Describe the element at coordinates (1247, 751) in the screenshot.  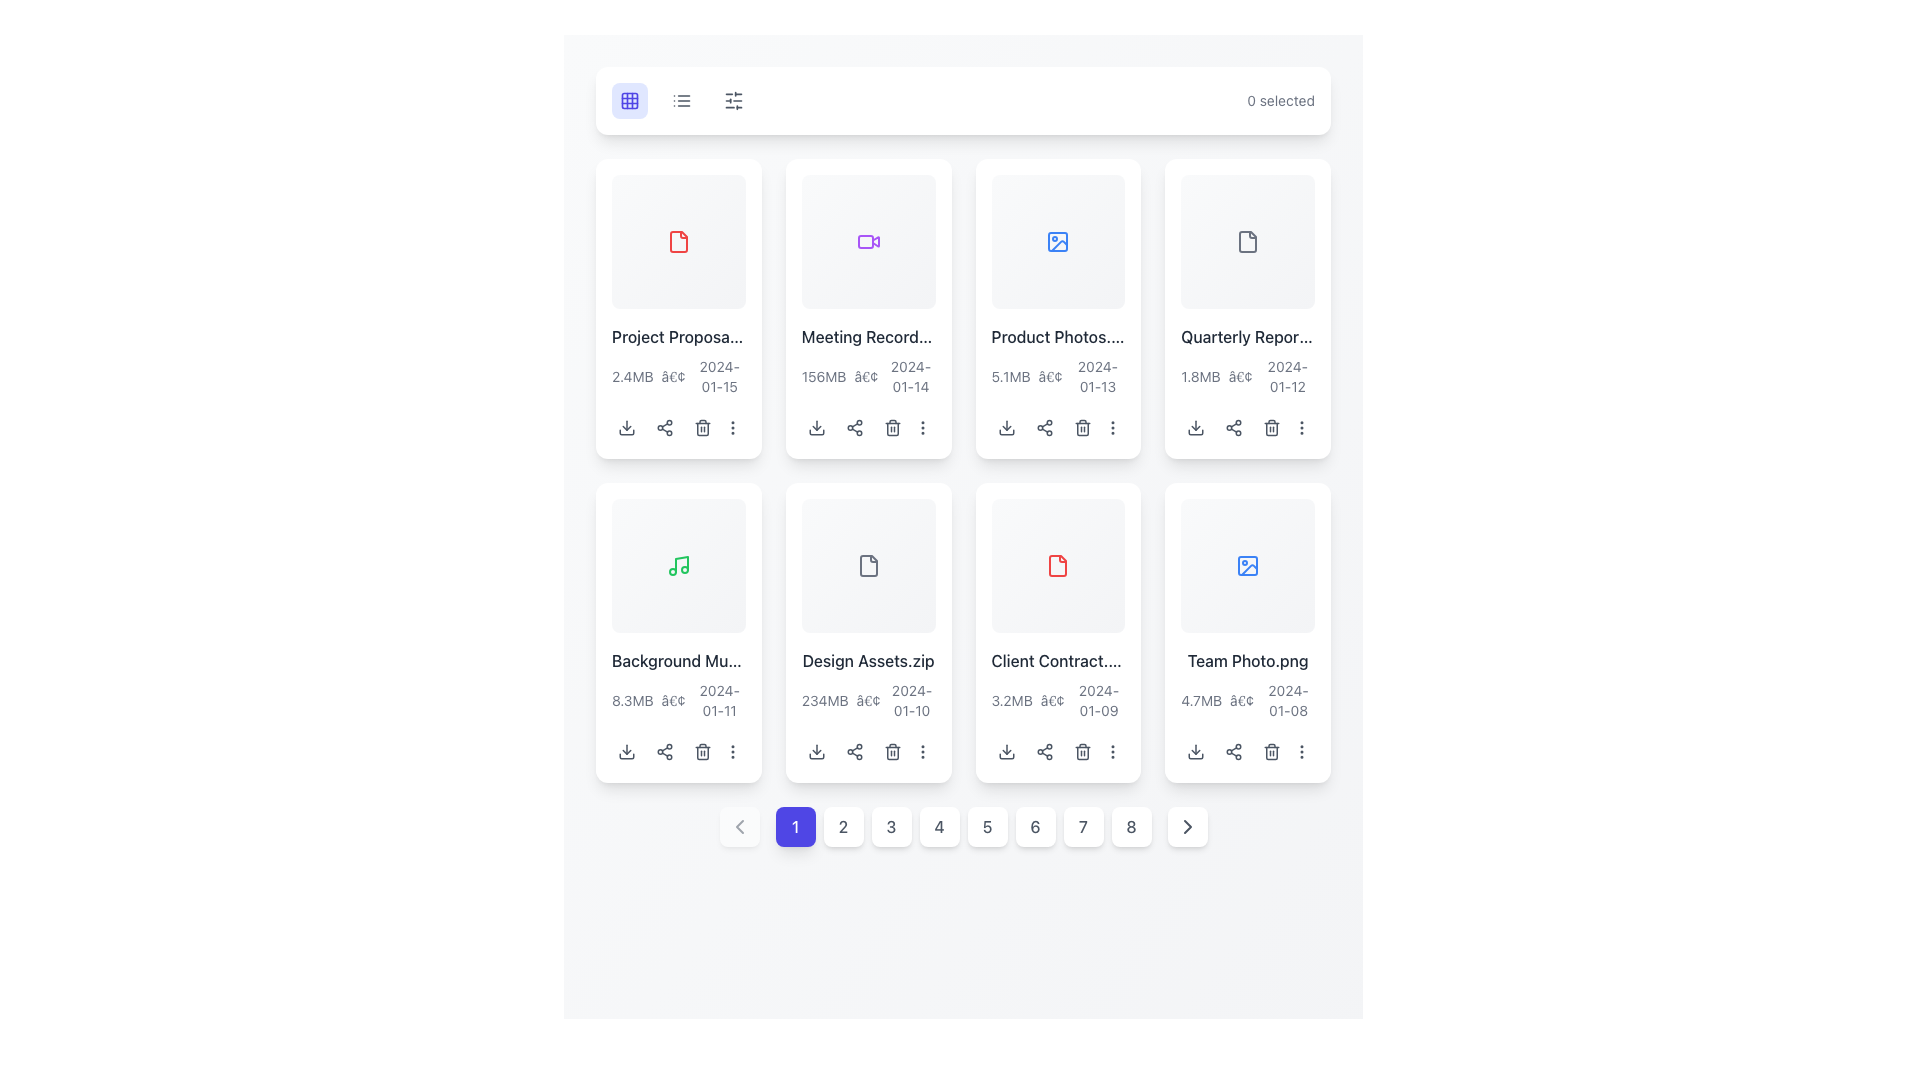
I see `the Action bar with multiple icons located below the file information of 'Team Photo.png'` at that location.